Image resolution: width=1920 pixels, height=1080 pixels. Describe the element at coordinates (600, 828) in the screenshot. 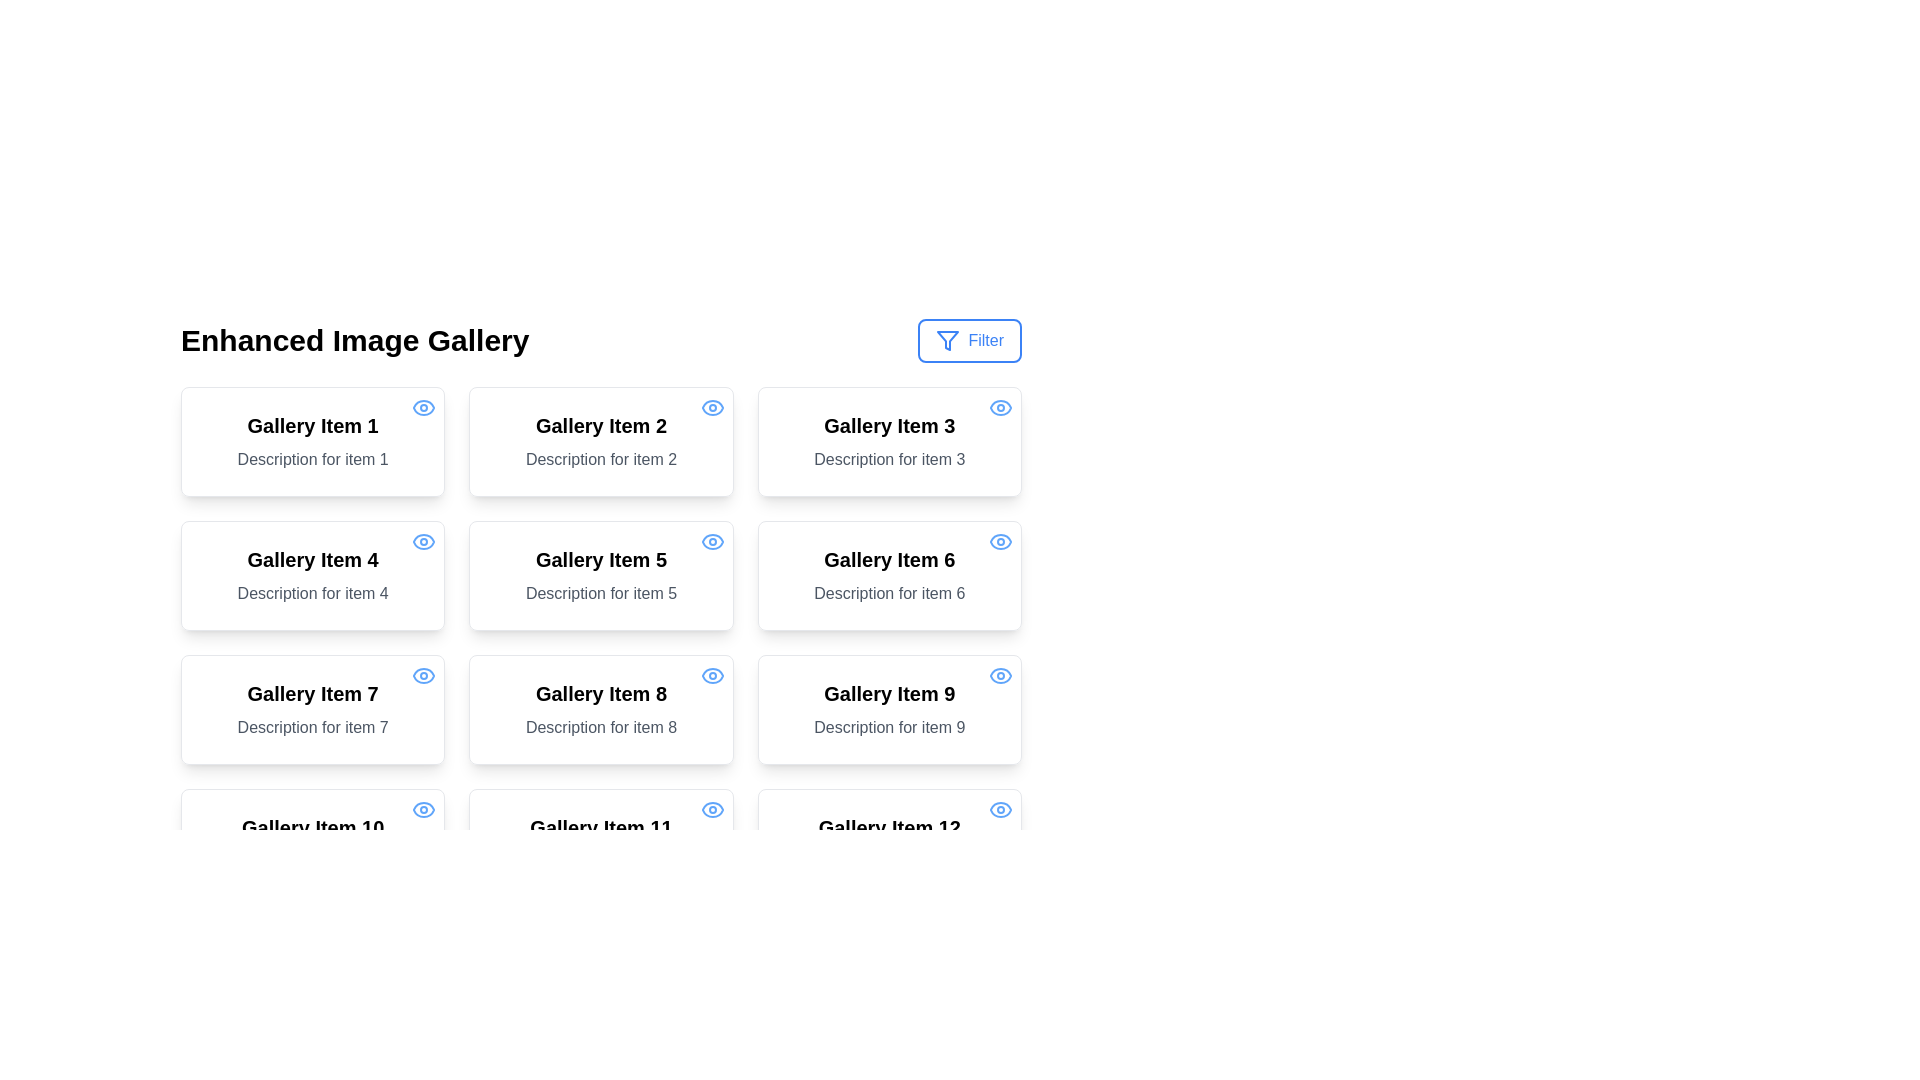

I see `the text label that reads 'Gallery Item 11', which is bold, black, and centered in the bottom row of the layout` at that location.